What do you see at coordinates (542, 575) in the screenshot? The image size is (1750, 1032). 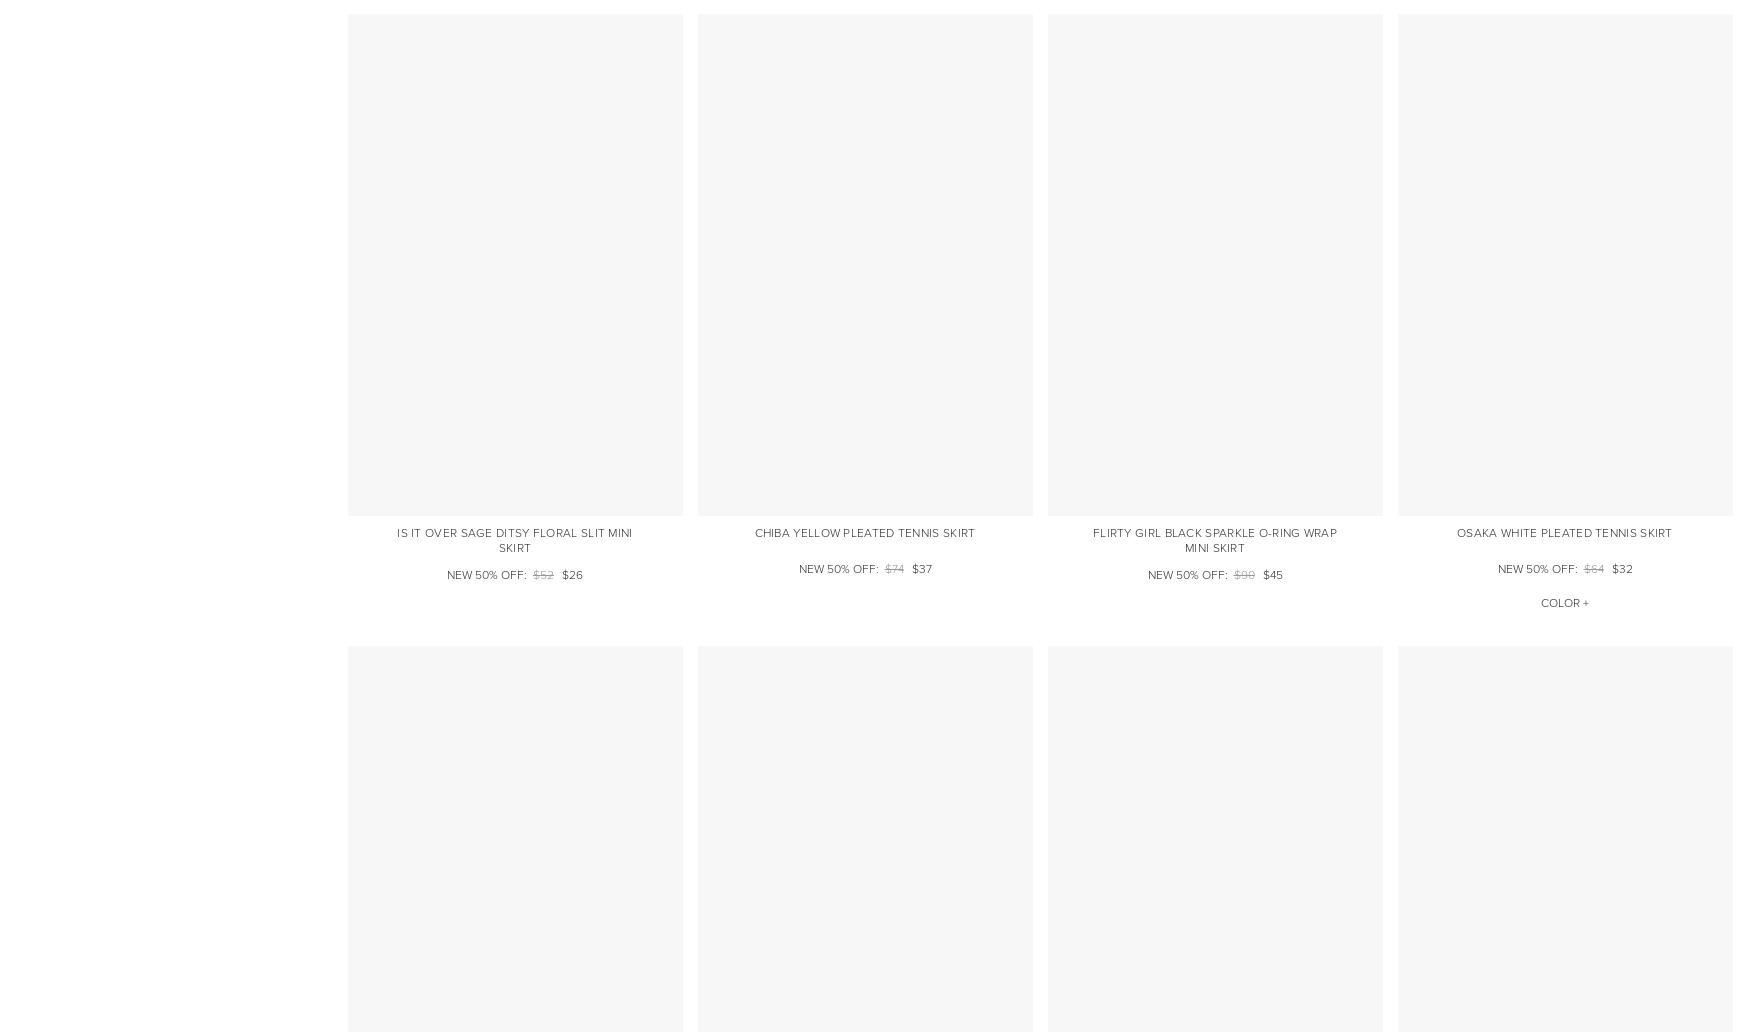 I see `'$52'` at bounding box center [542, 575].